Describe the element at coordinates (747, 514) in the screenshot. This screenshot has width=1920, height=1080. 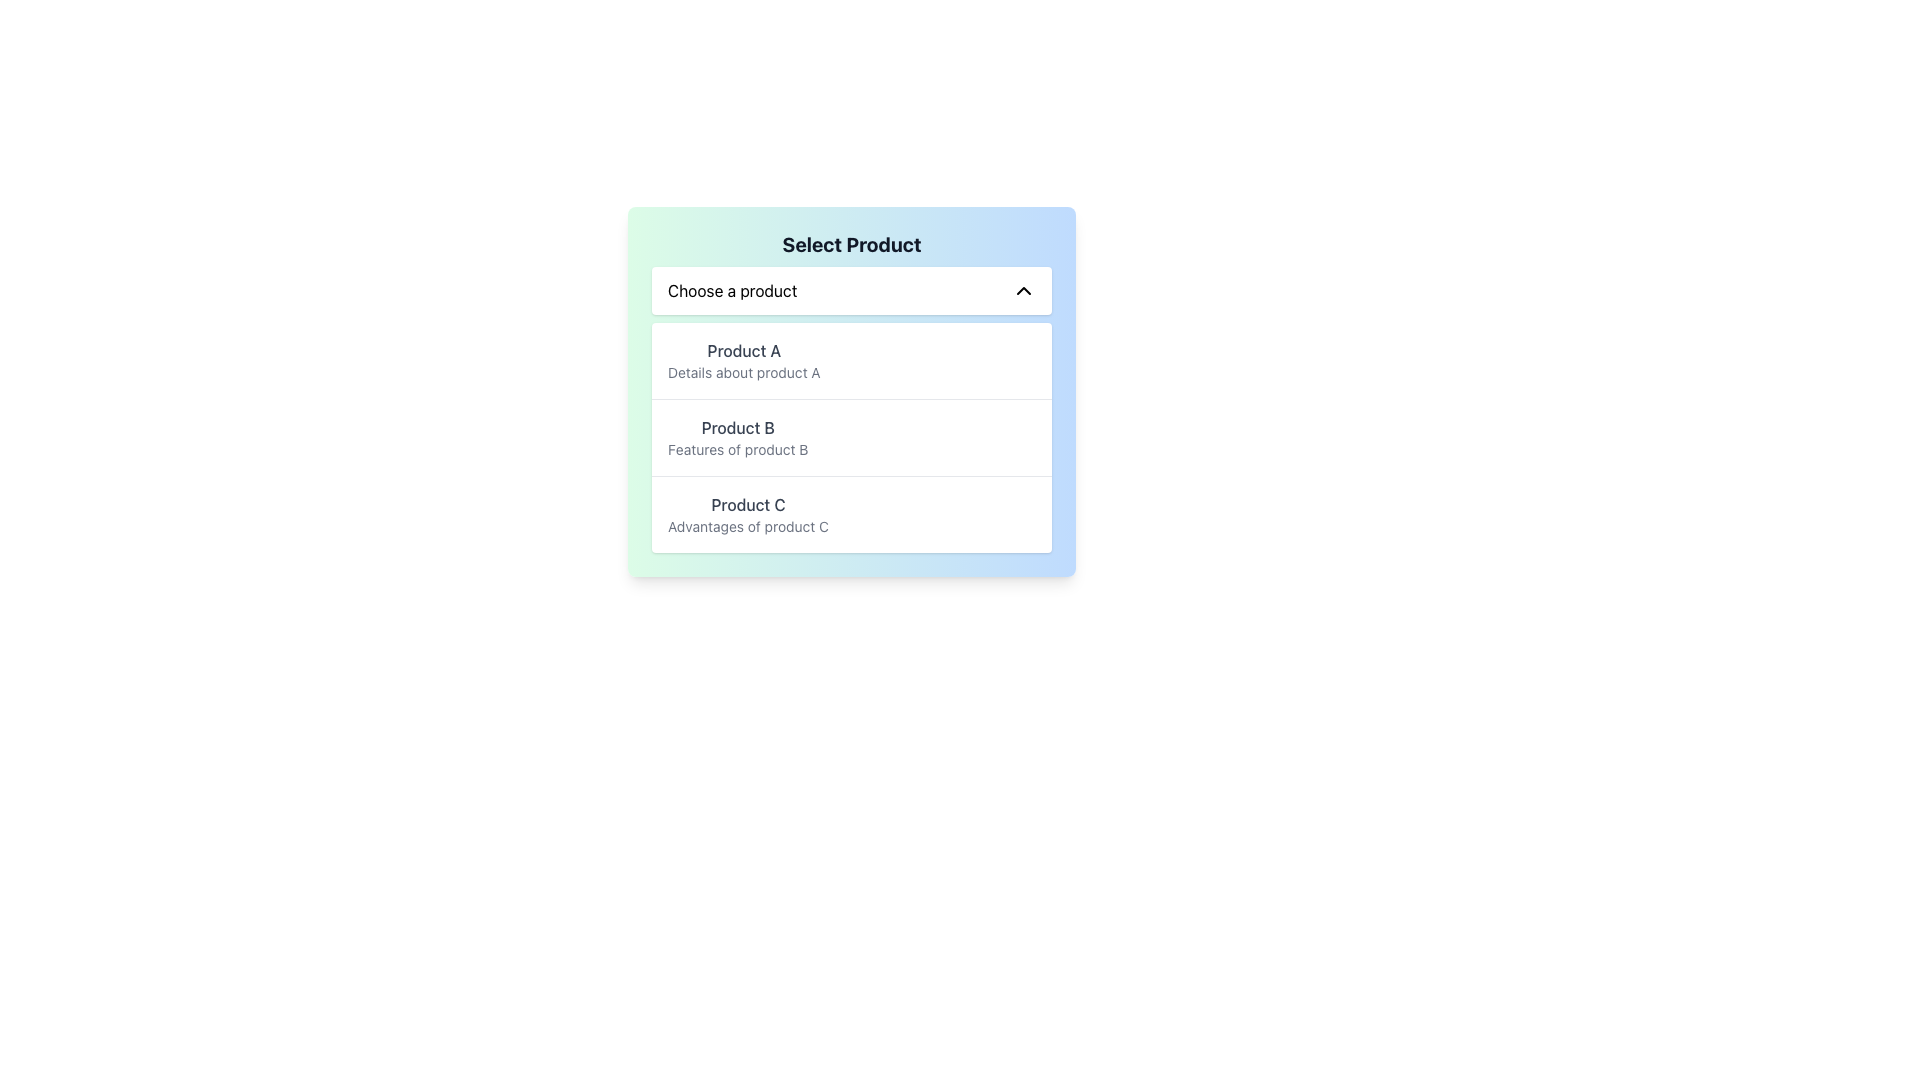
I see `the third option in the dropdown list` at that location.